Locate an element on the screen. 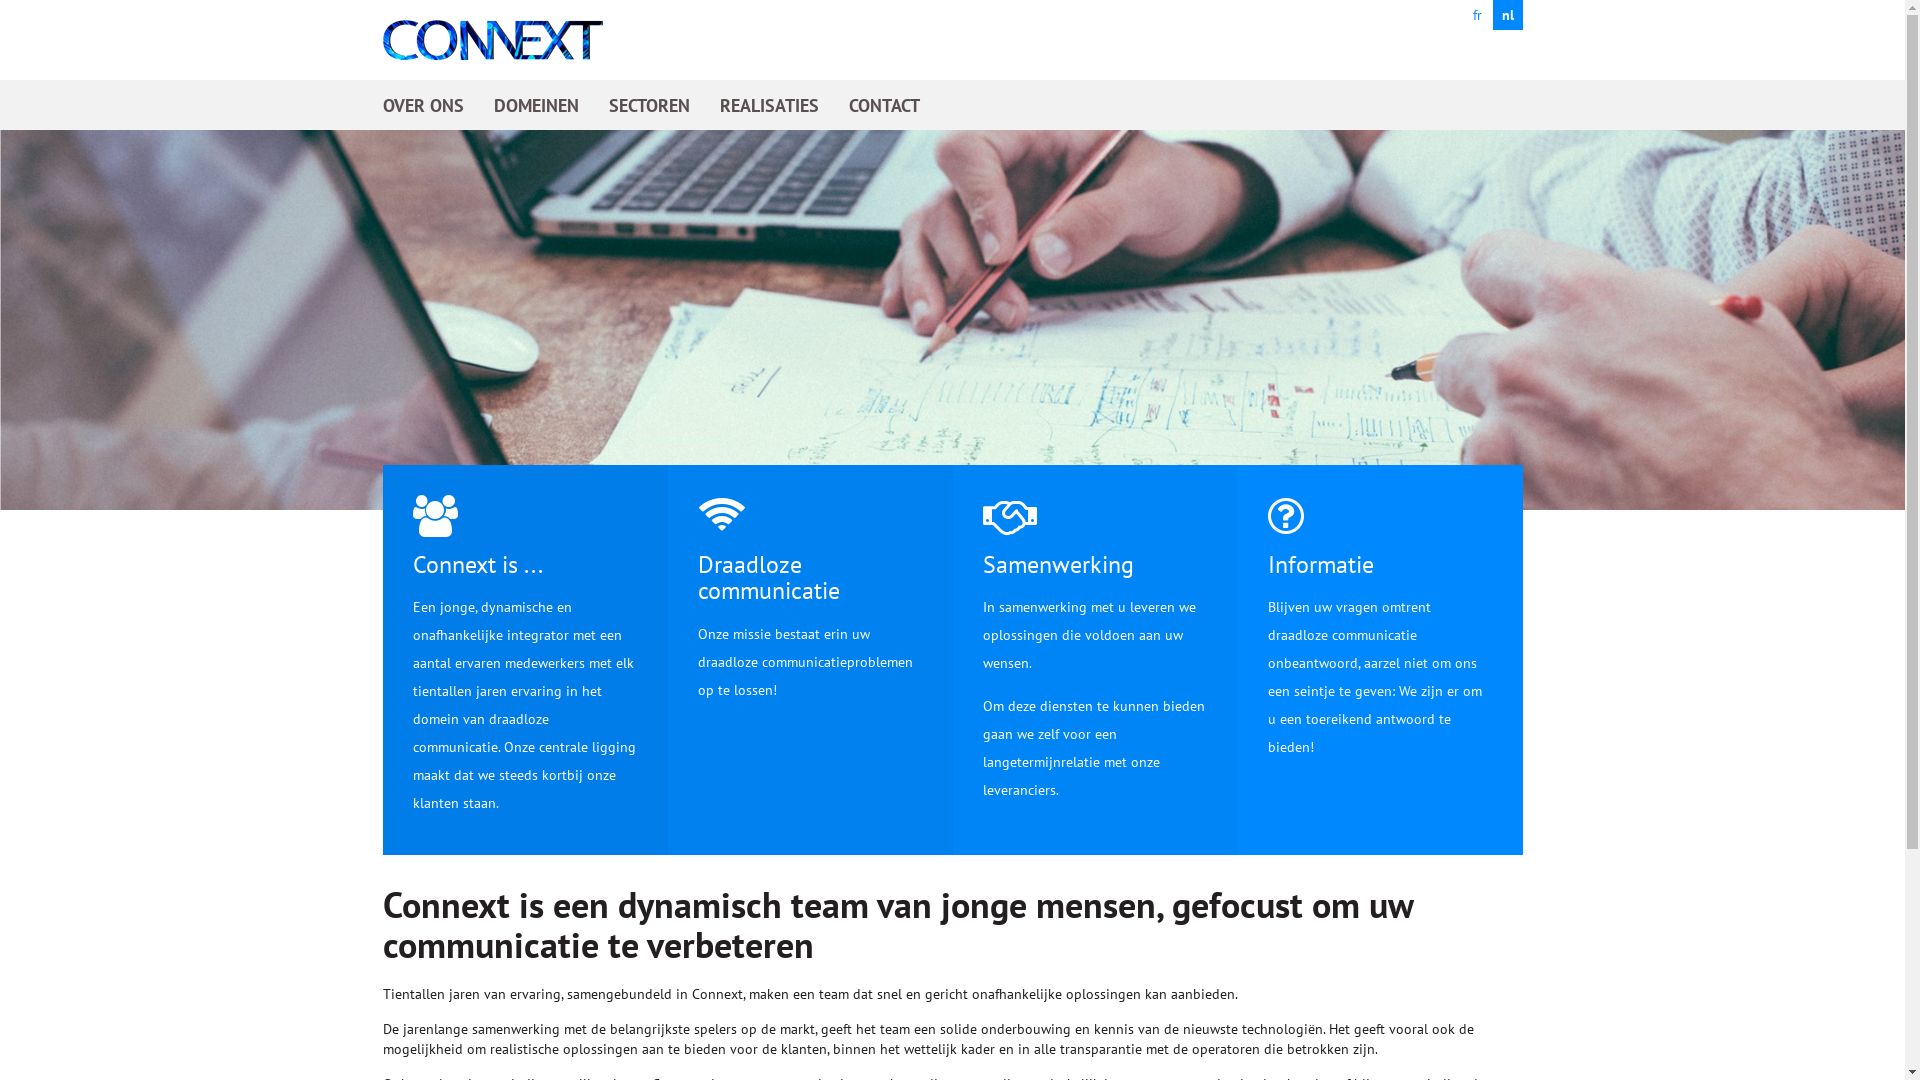  'OVER ONS' is located at coordinates (421, 104).